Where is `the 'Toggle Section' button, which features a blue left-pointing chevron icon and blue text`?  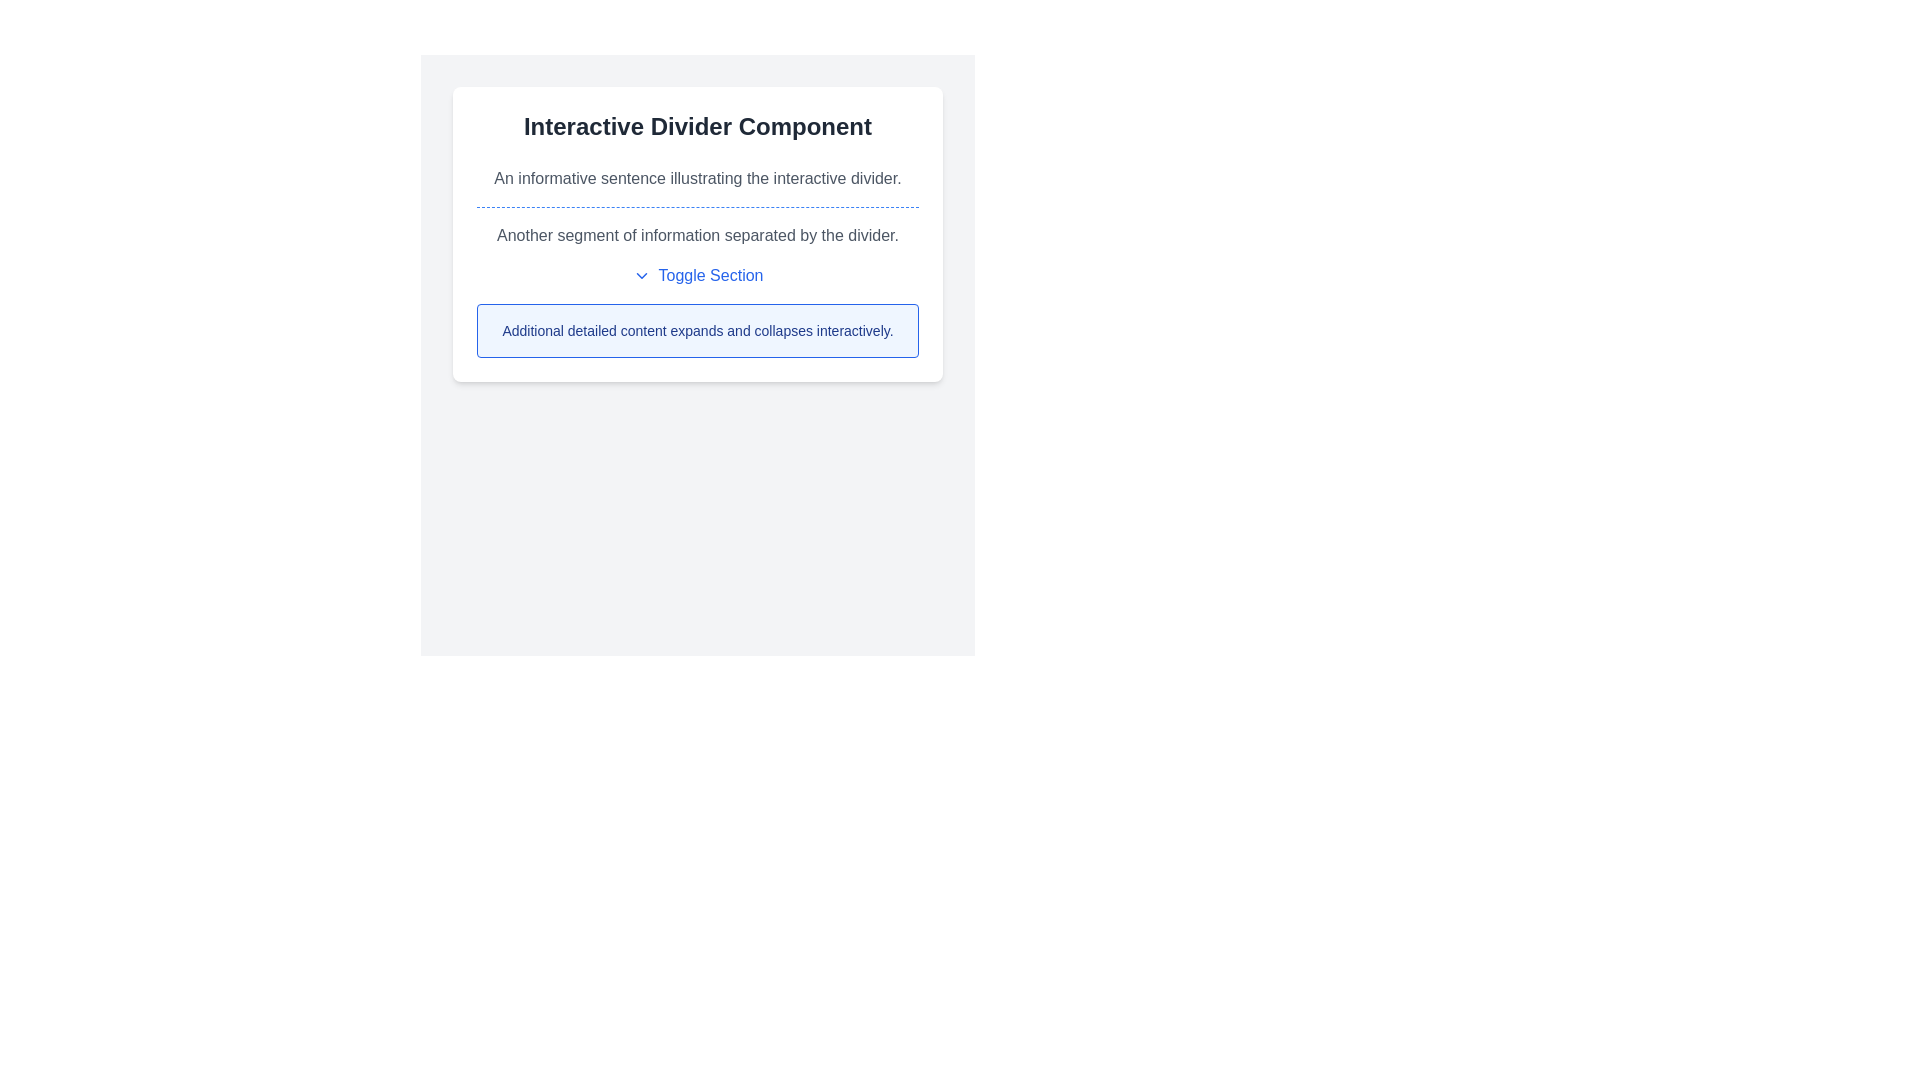 the 'Toggle Section' button, which features a blue left-pointing chevron icon and blue text is located at coordinates (697, 276).